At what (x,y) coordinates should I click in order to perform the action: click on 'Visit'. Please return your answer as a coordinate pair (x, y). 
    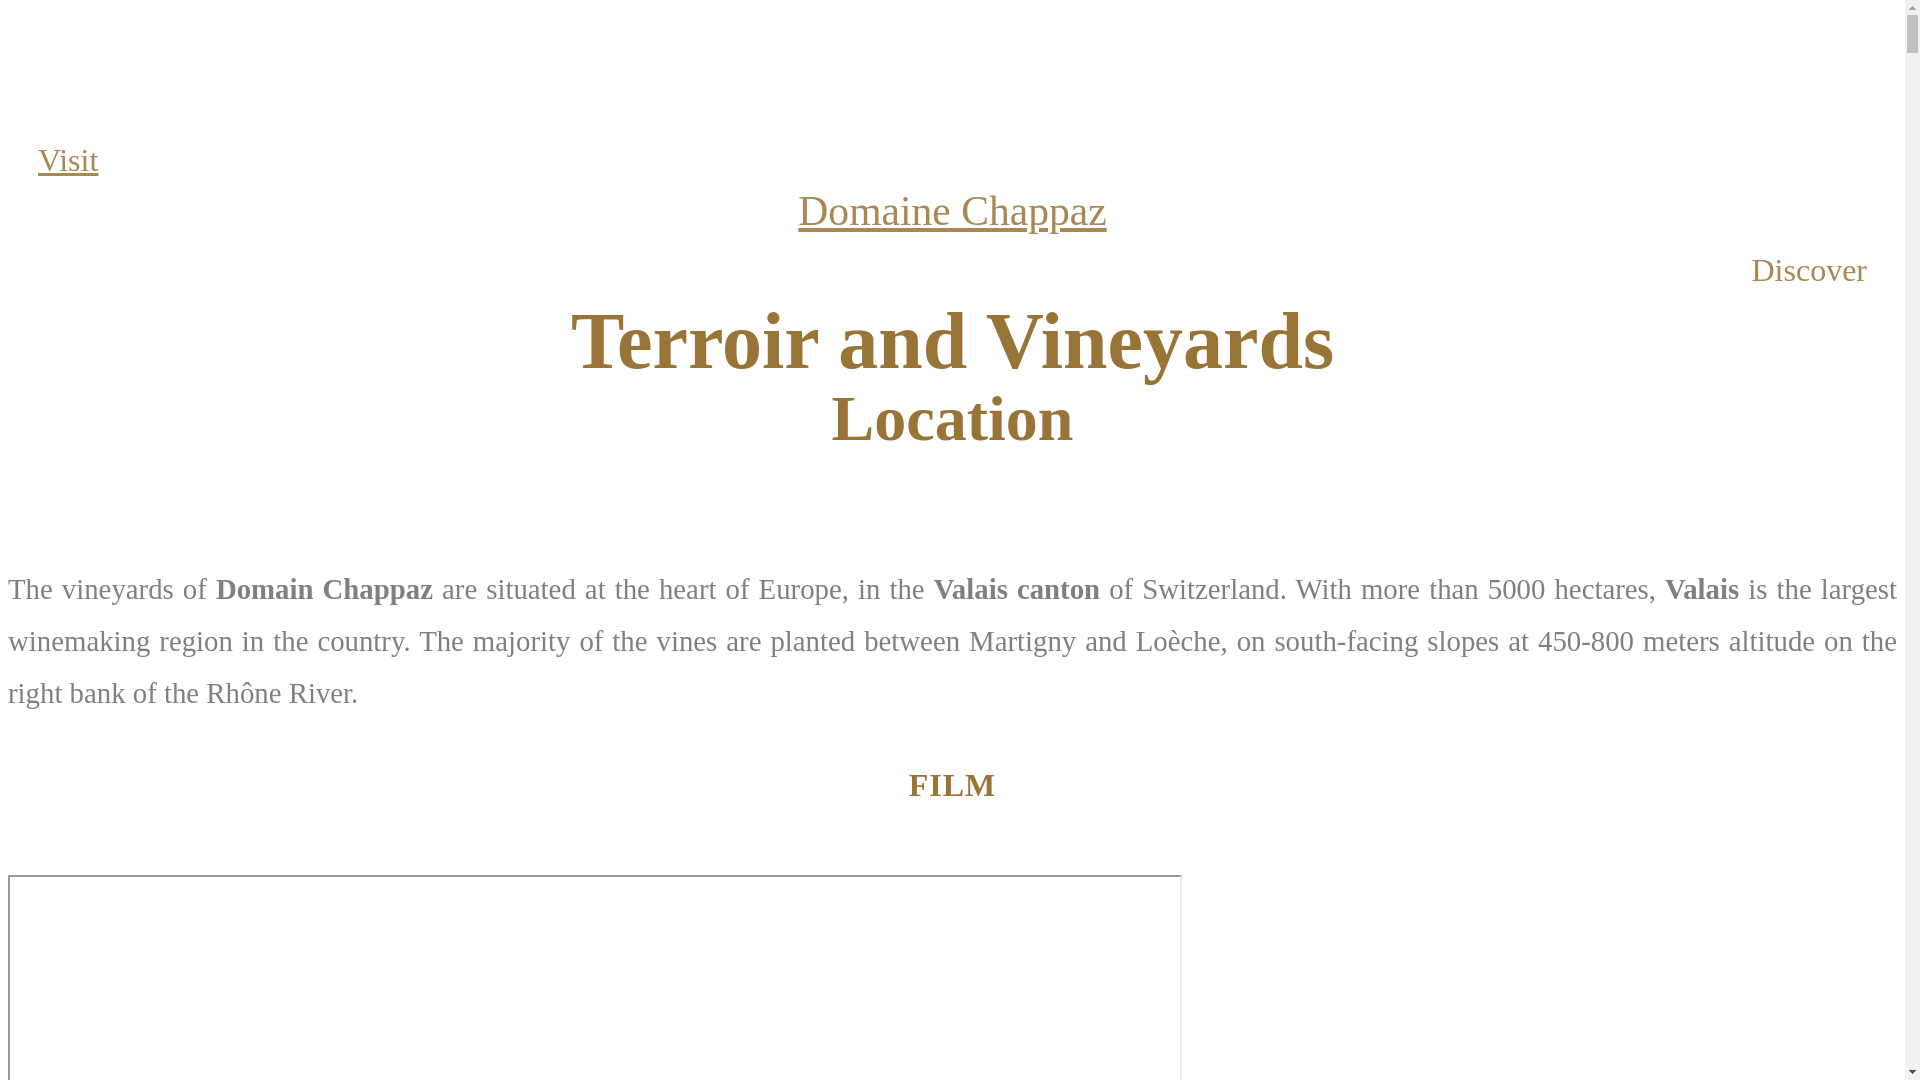
    Looking at the image, I should click on (67, 158).